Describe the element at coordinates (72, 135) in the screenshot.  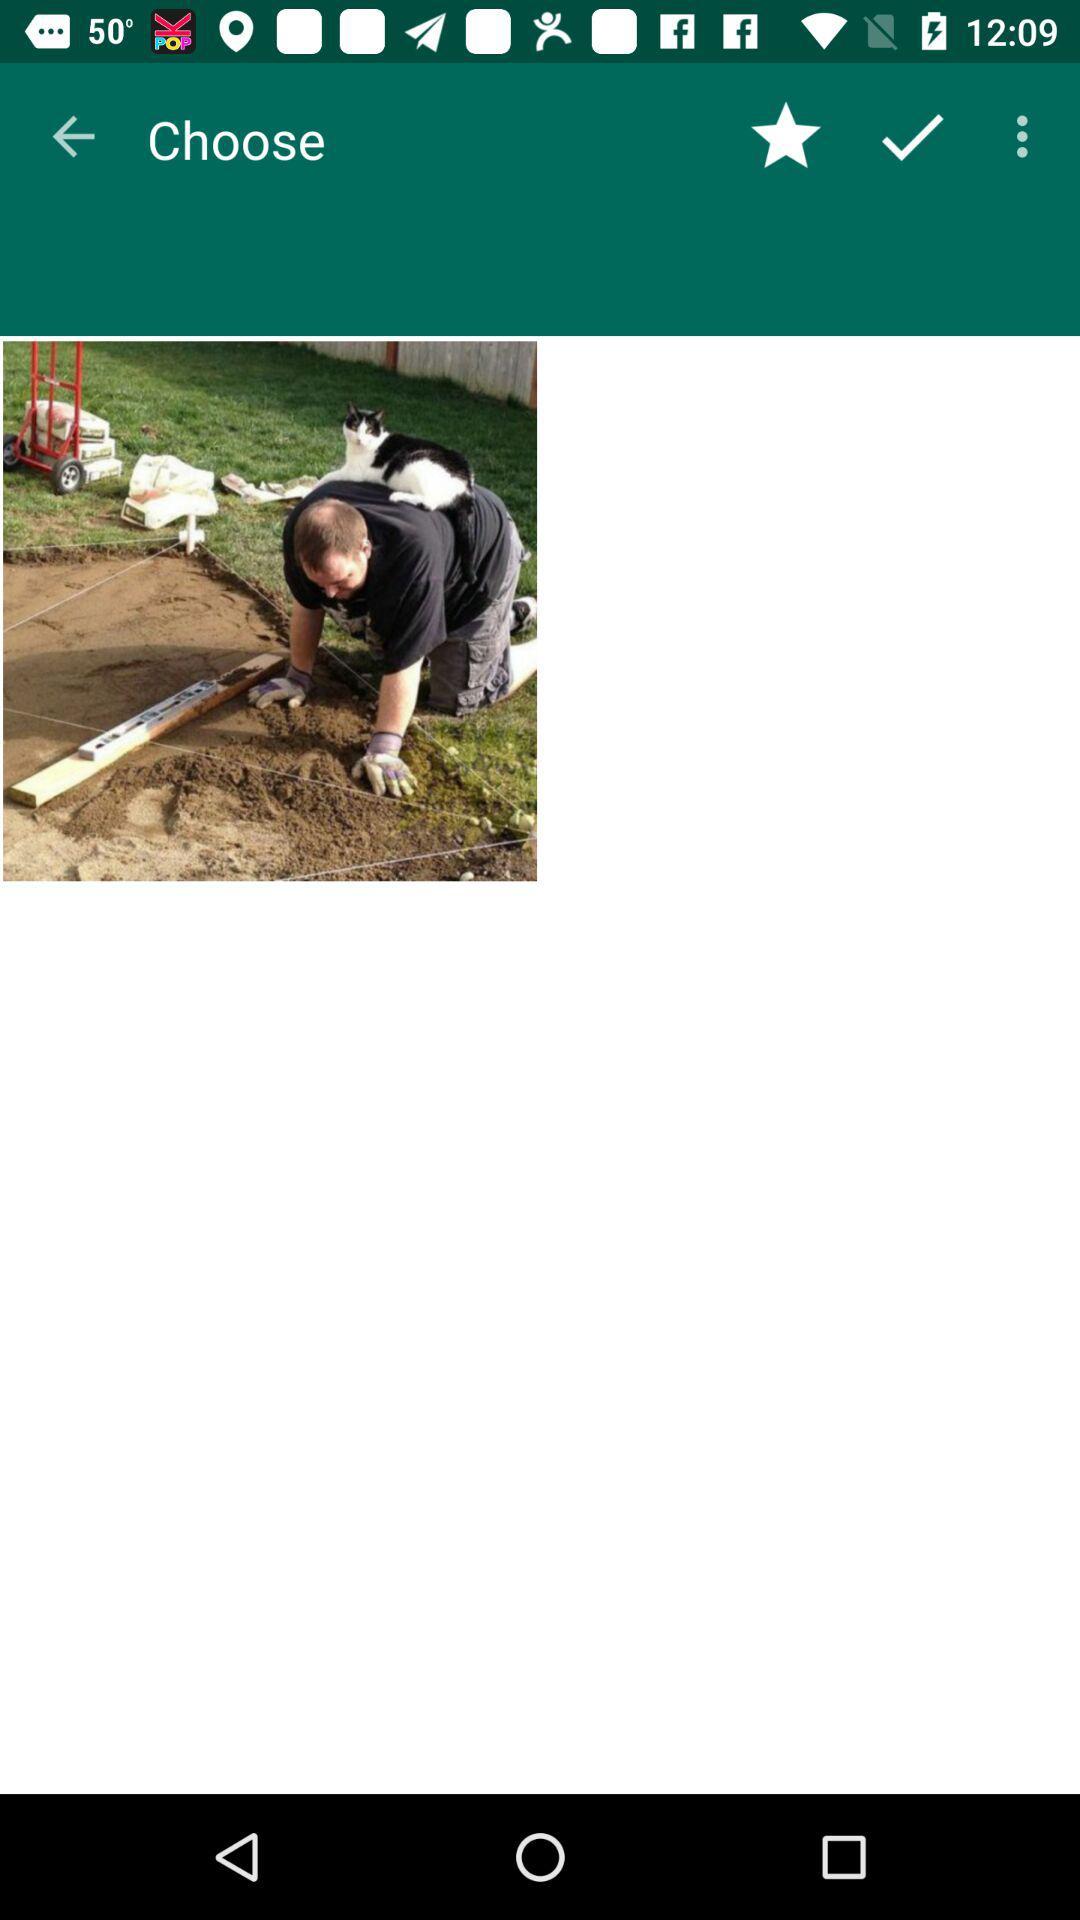
I see `item next to choose item` at that location.